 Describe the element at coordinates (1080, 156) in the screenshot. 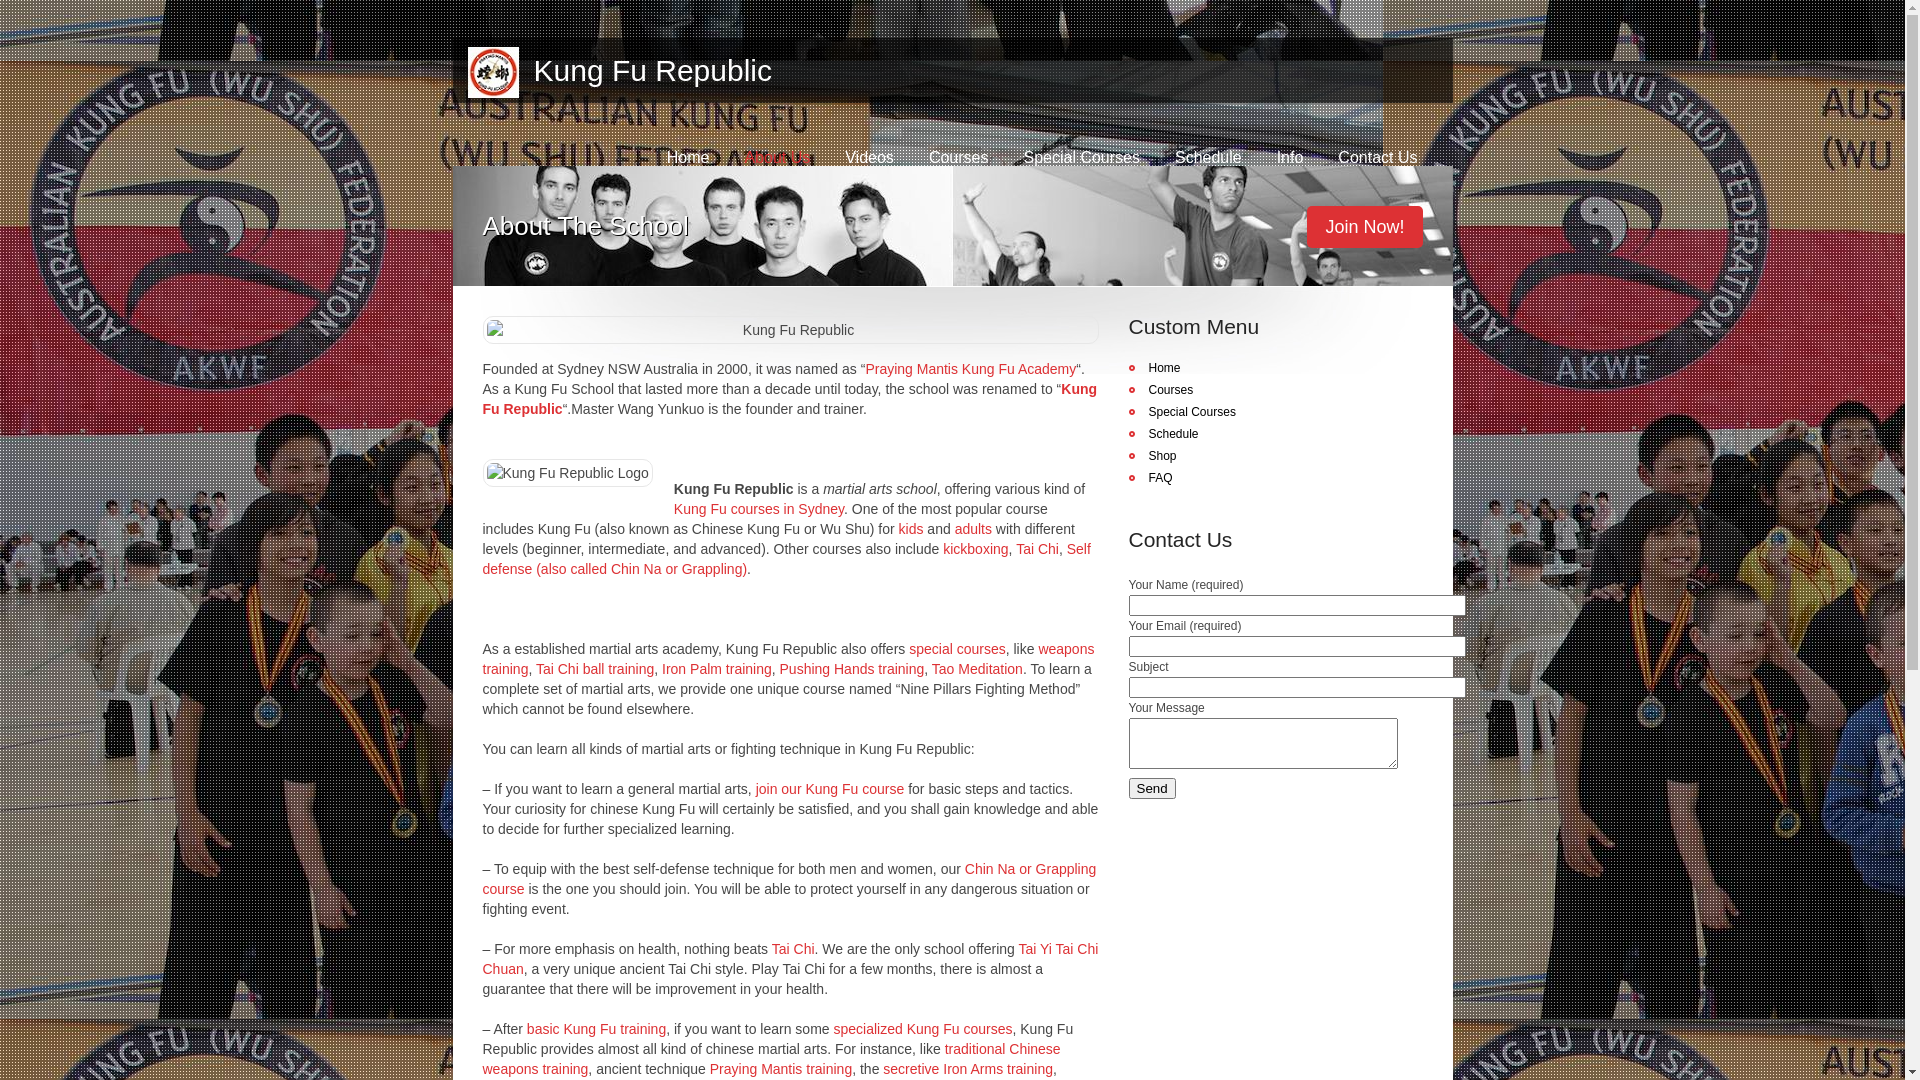

I see `'Special Courses'` at that location.